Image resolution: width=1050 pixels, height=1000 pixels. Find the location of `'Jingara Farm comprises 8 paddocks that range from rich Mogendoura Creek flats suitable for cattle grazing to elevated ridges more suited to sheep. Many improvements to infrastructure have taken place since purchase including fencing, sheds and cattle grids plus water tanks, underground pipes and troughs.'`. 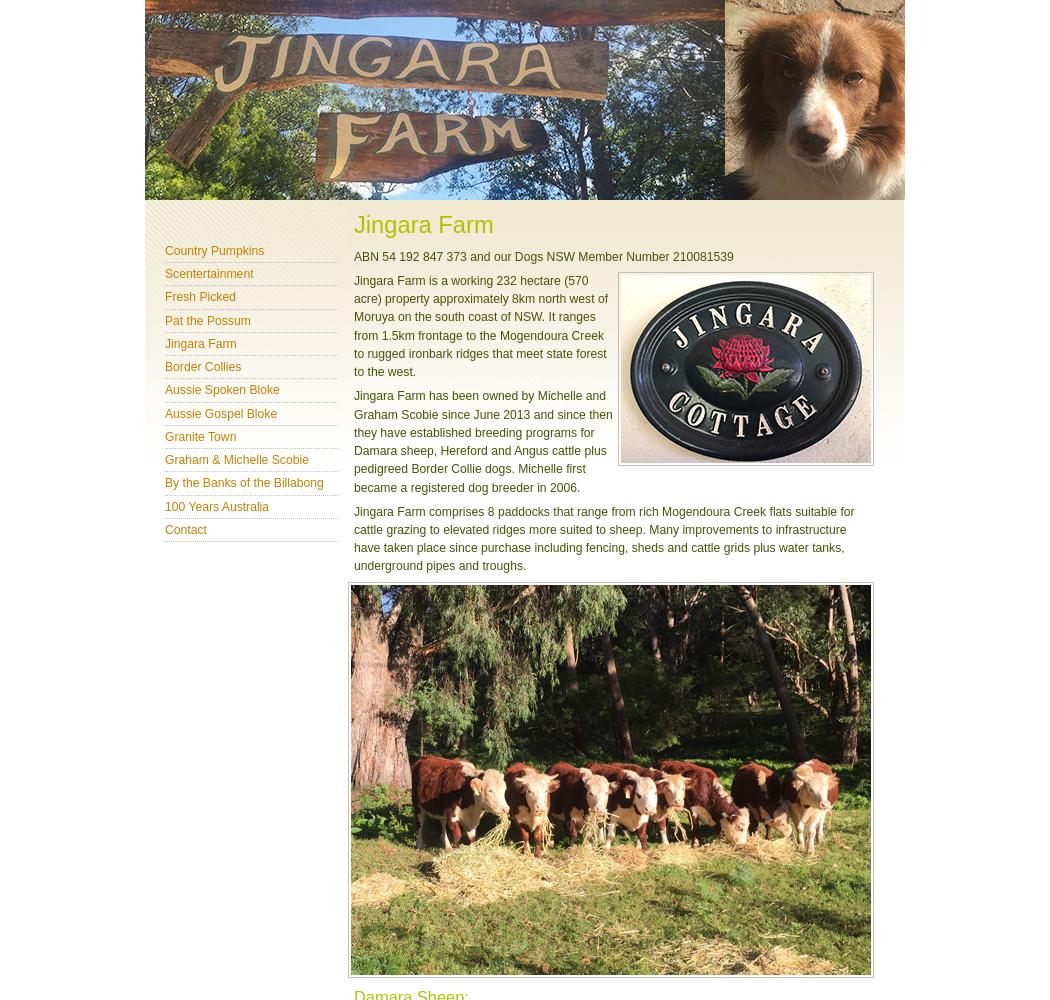

'Jingara Farm comprises 8 paddocks that range from rich Mogendoura Creek flats suitable for cattle grazing to elevated ridges more suited to sheep. Many improvements to infrastructure have taken place since purchase including fencing, sheds and cattle grids plus water tanks, underground pipes and troughs.' is located at coordinates (603, 538).